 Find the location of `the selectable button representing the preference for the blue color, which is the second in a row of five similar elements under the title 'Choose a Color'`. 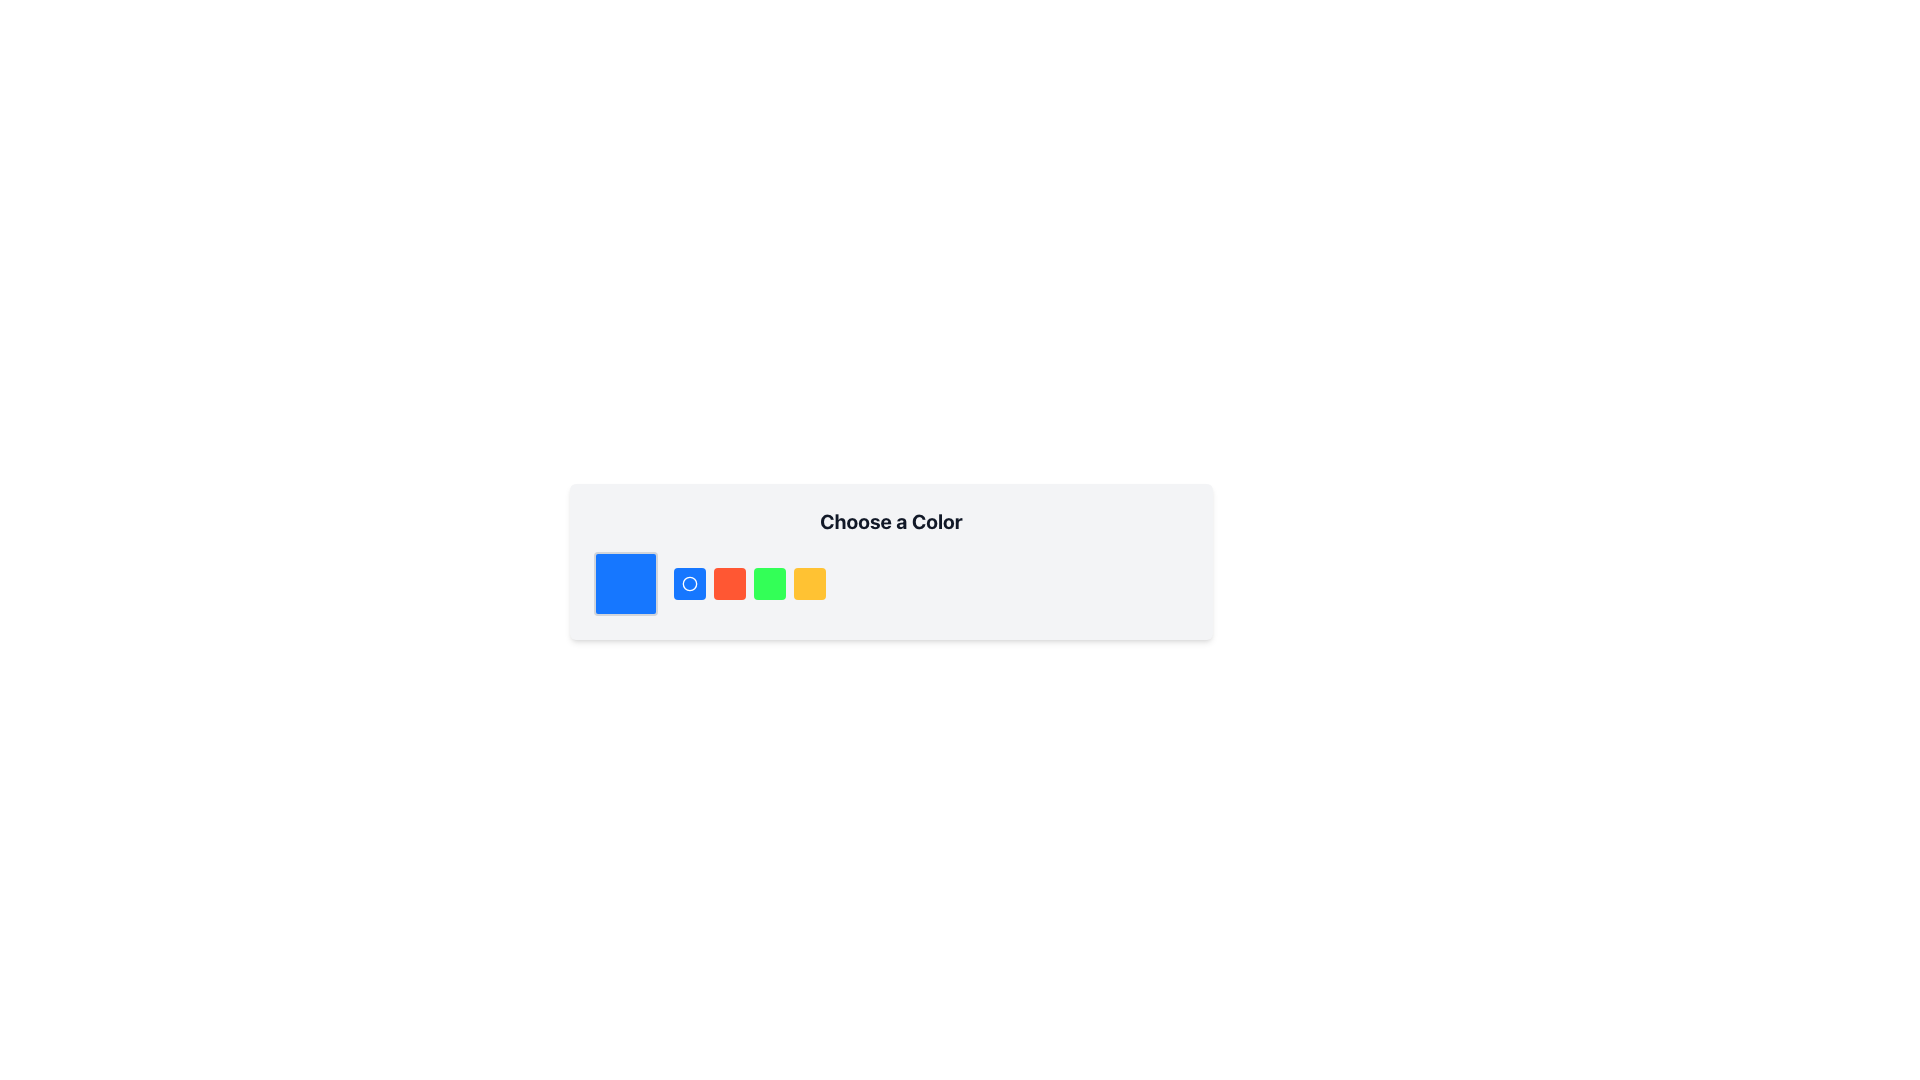

the selectable button representing the preference for the blue color, which is the second in a row of five similar elements under the title 'Choose a Color' is located at coordinates (690, 583).